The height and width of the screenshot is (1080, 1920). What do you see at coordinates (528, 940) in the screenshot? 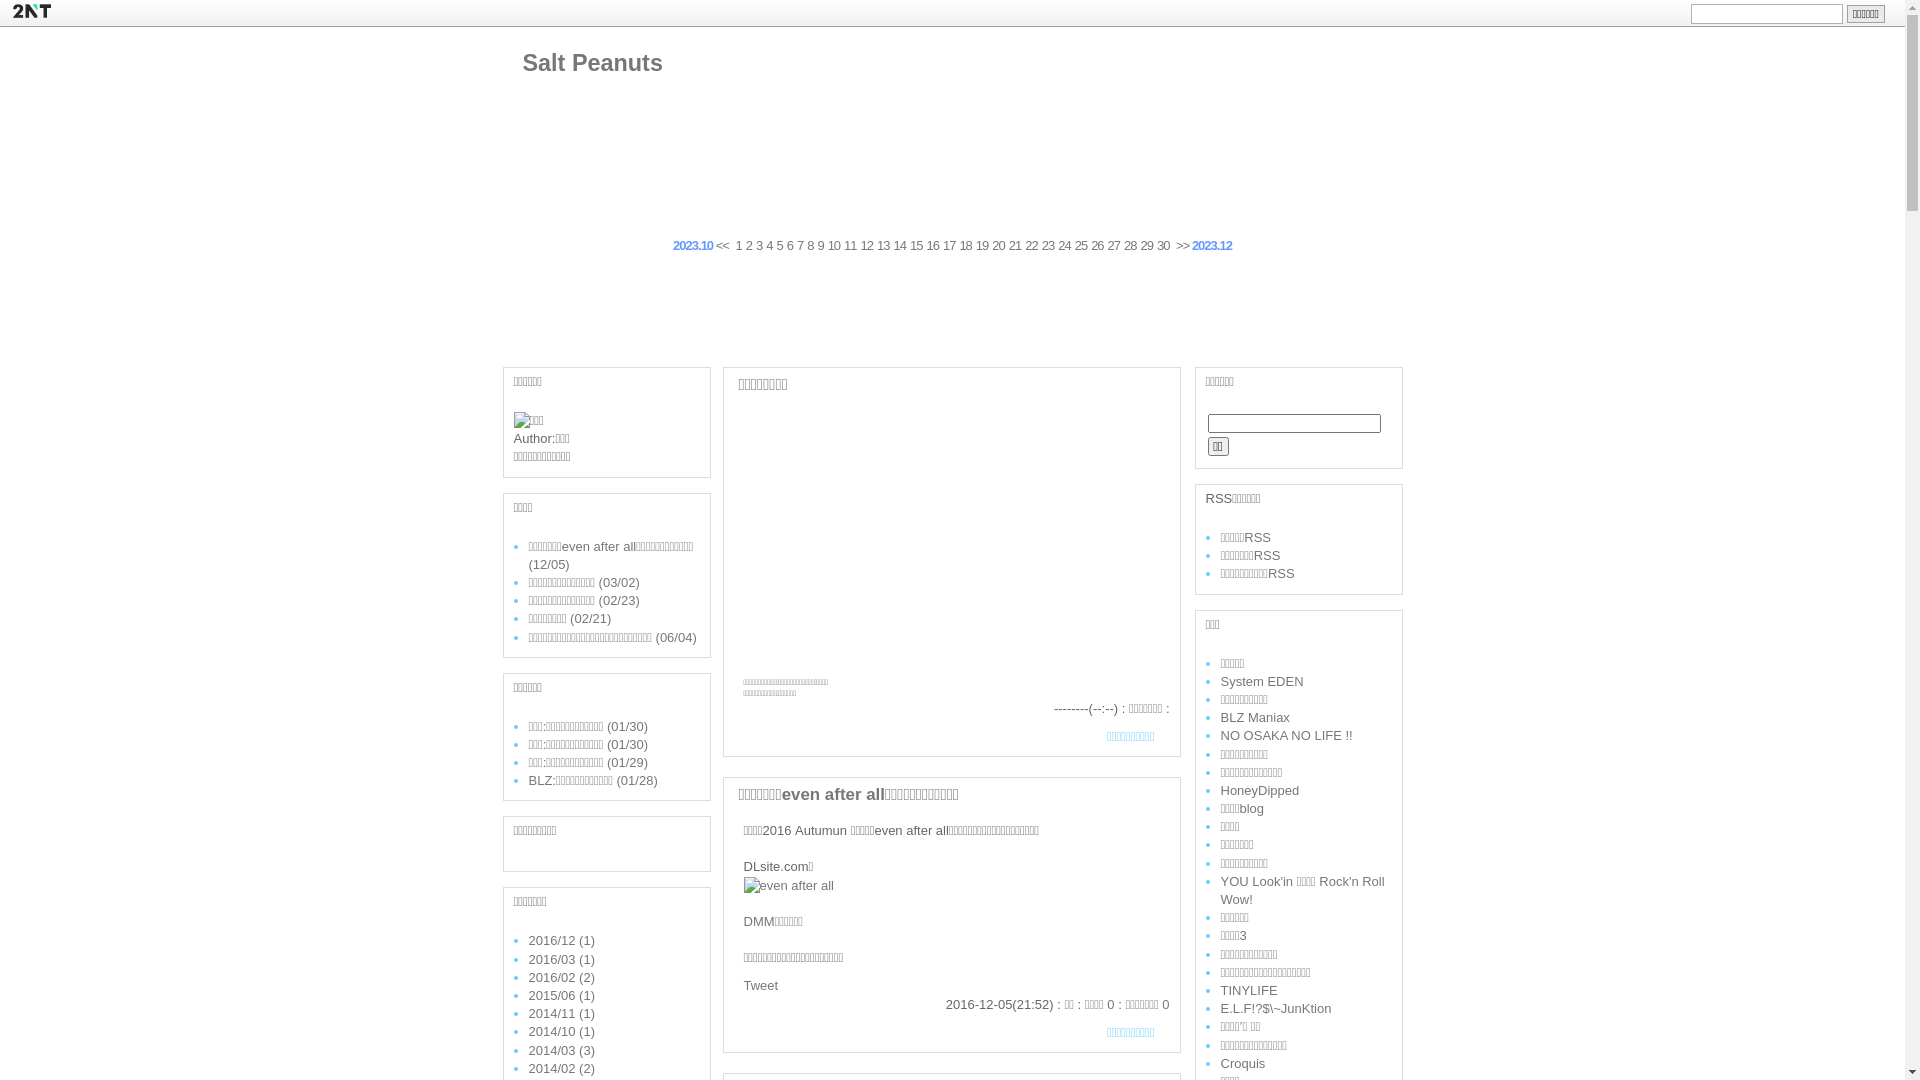
I see `'2016/12 (1)'` at bounding box center [528, 940].